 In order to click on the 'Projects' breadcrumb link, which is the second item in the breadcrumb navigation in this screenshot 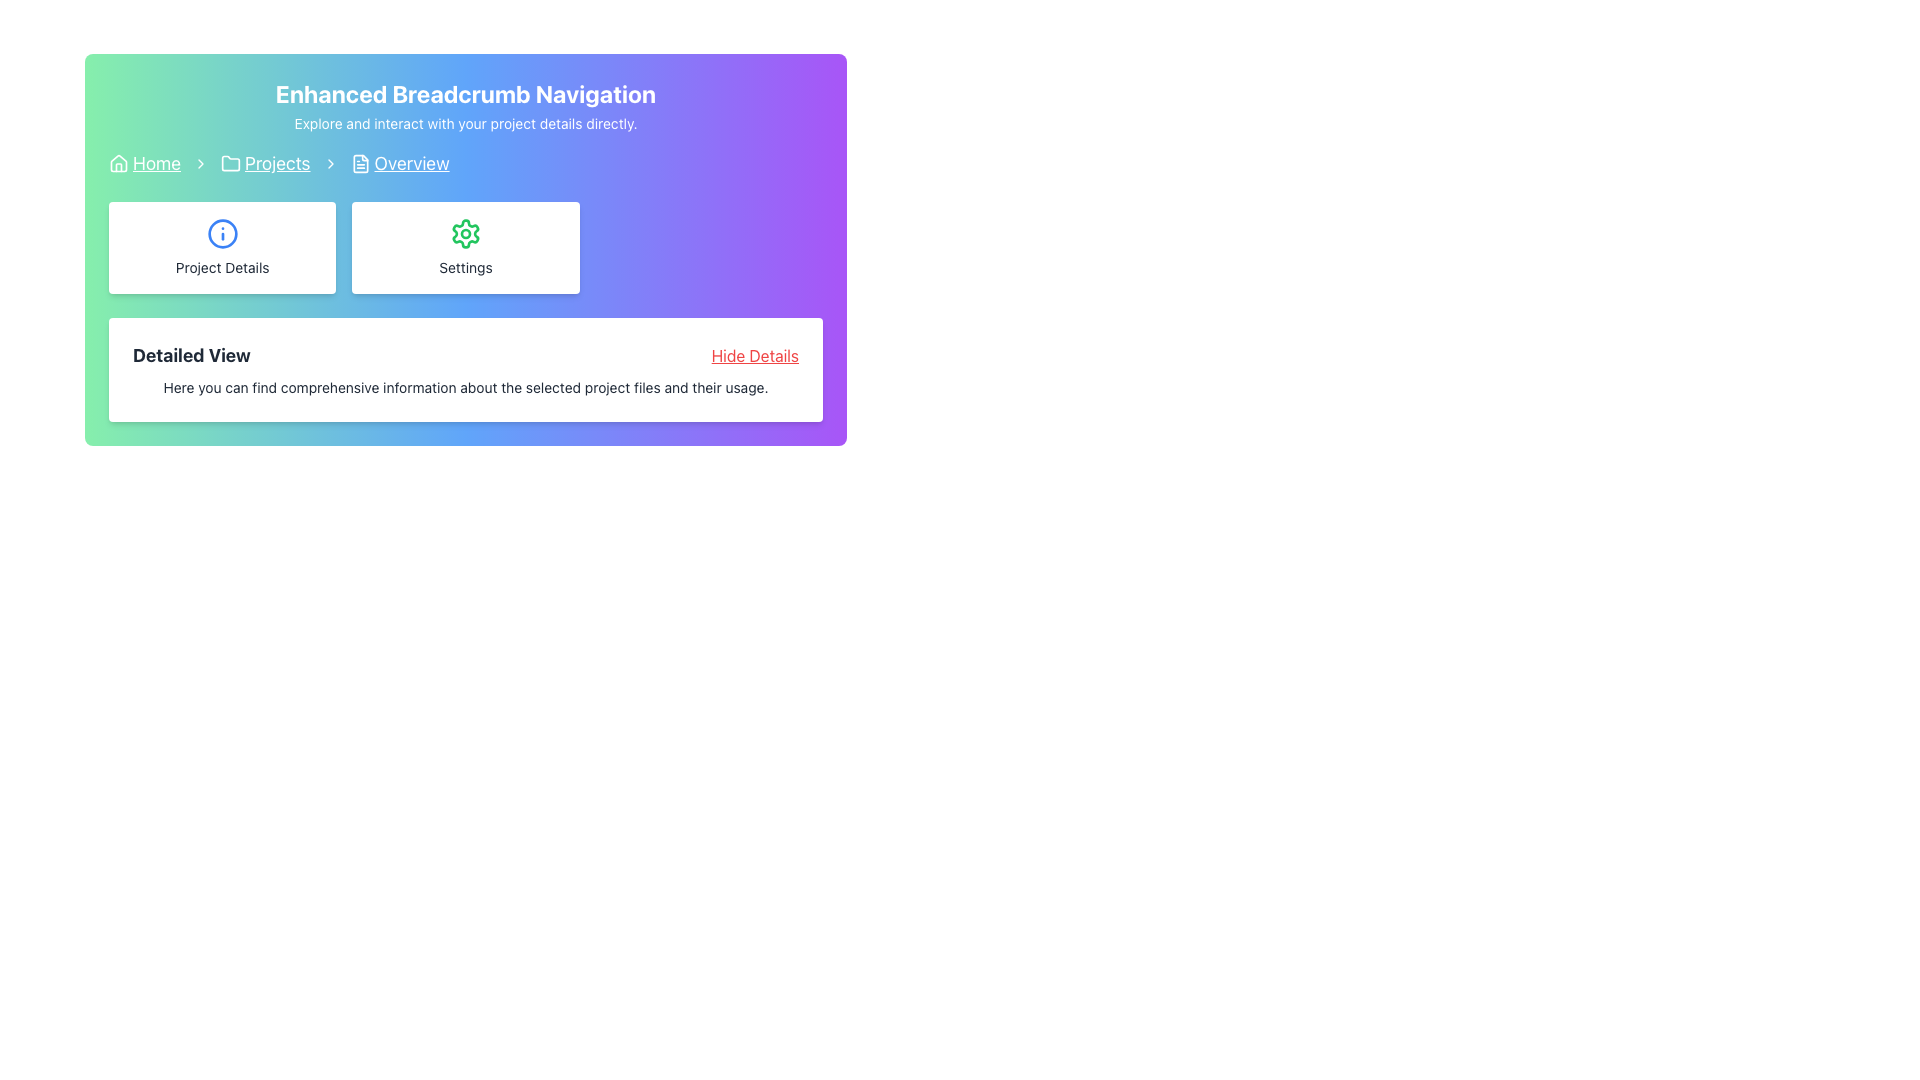, I will do `click(264, 163)`.